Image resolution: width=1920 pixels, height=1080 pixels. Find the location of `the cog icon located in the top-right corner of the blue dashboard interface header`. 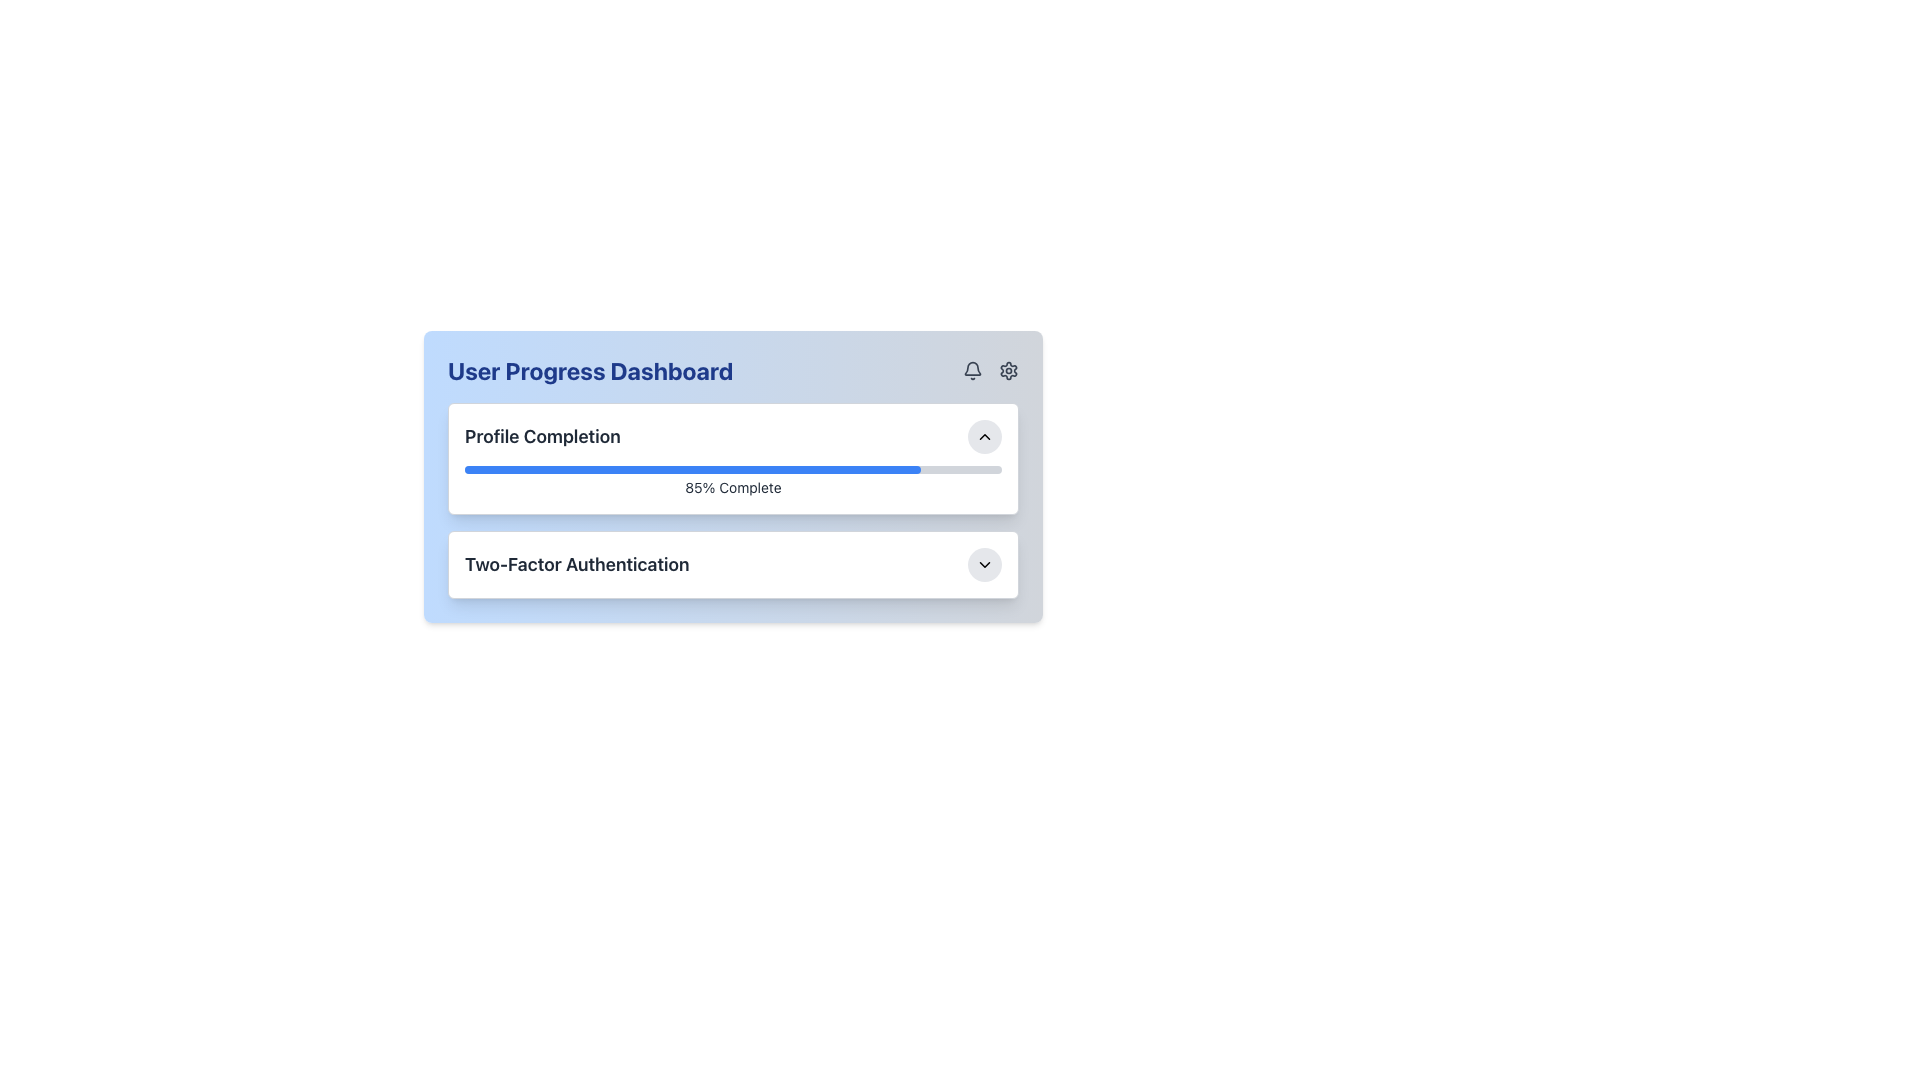

the cog icon located in the top-right corner of the blue dashboard interface header is located at coordinates (1008, 370).